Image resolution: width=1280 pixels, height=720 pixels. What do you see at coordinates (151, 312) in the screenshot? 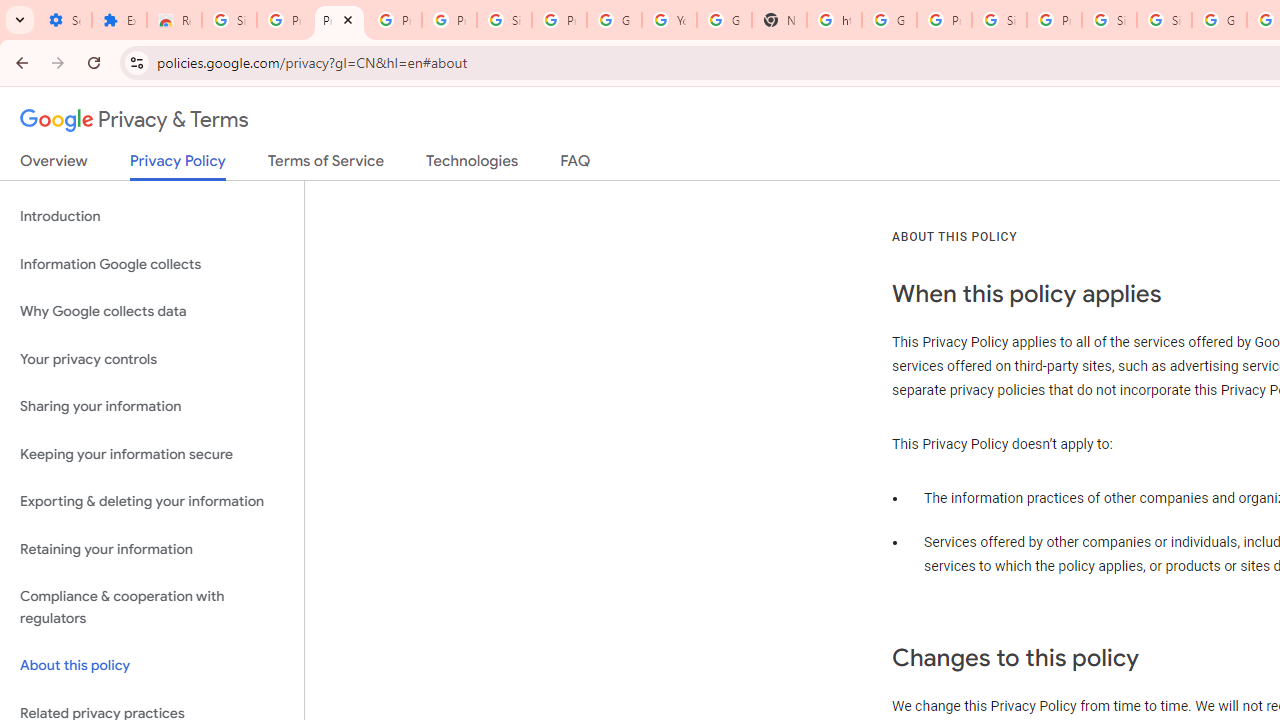
I see `'Why Google collects data'` at bounding box center [151, 312].